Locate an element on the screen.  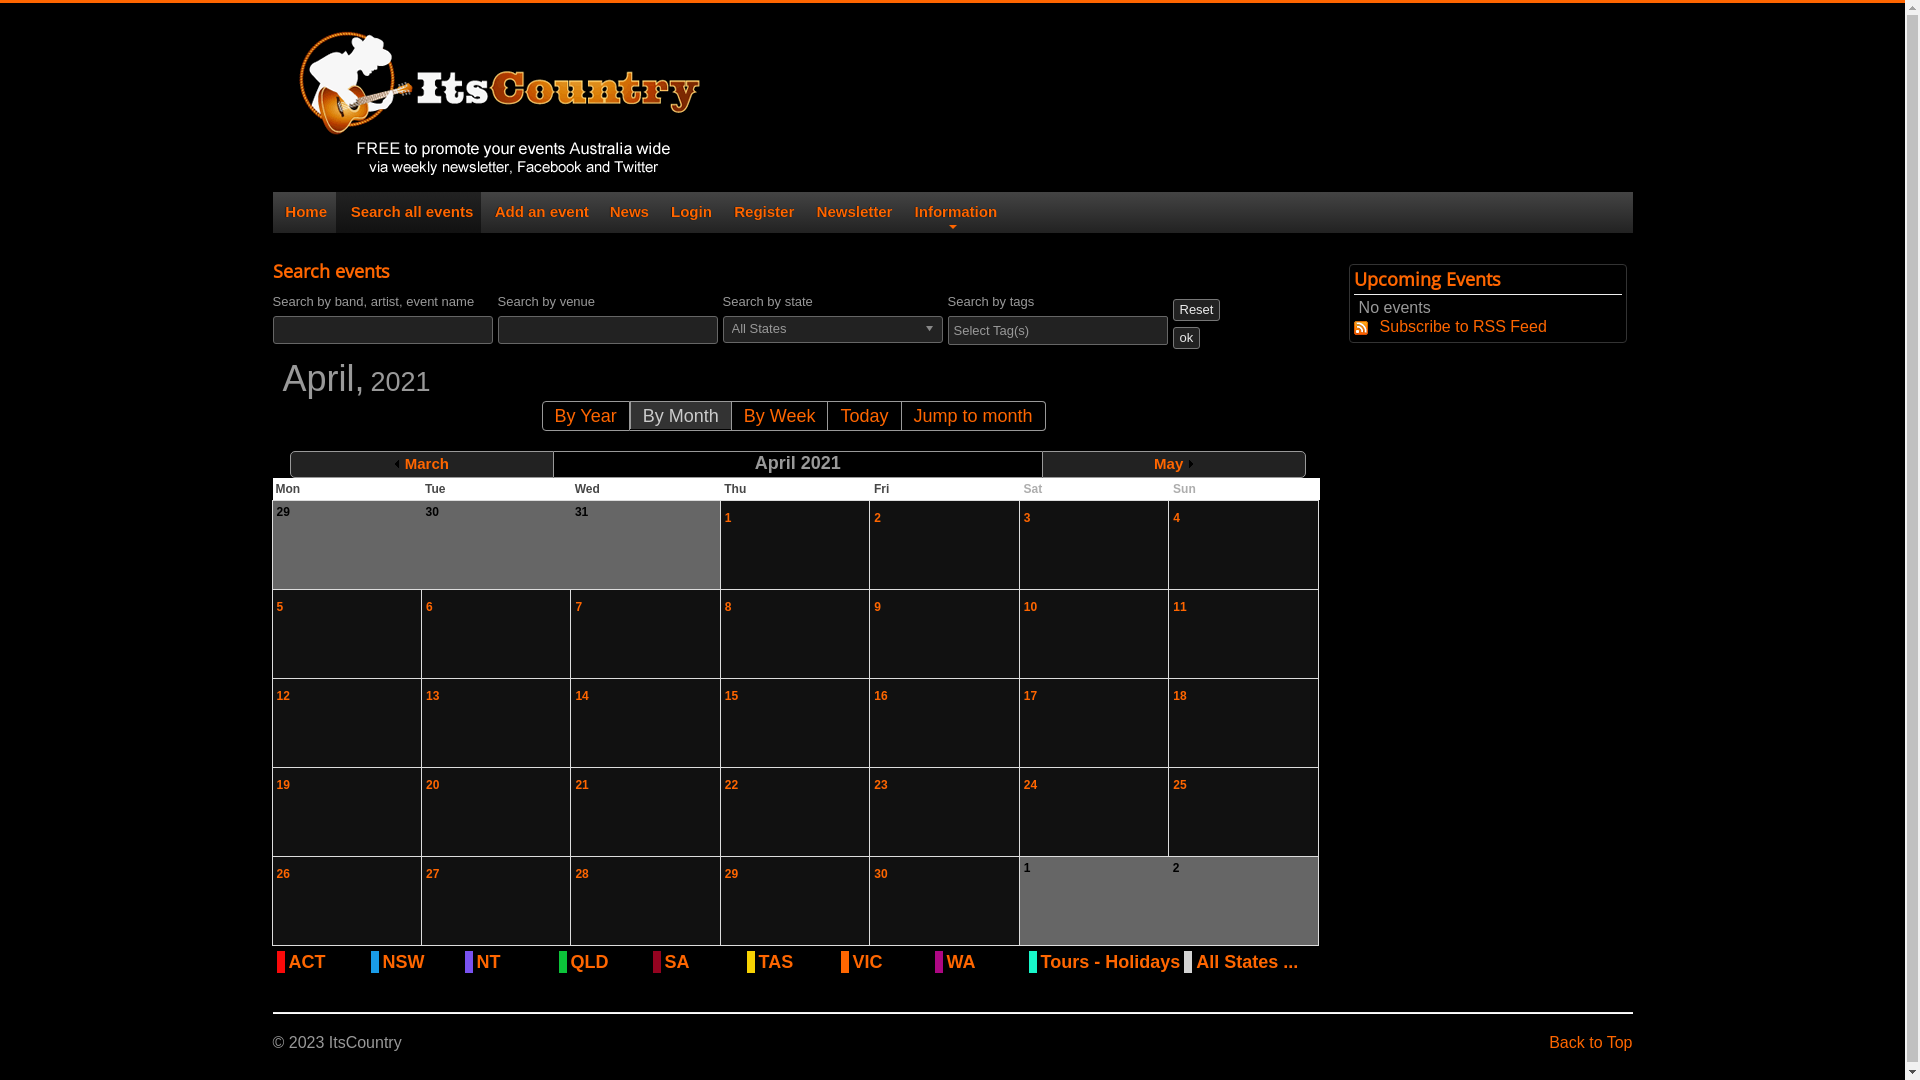
'March' is located at coordinates (421, 463).